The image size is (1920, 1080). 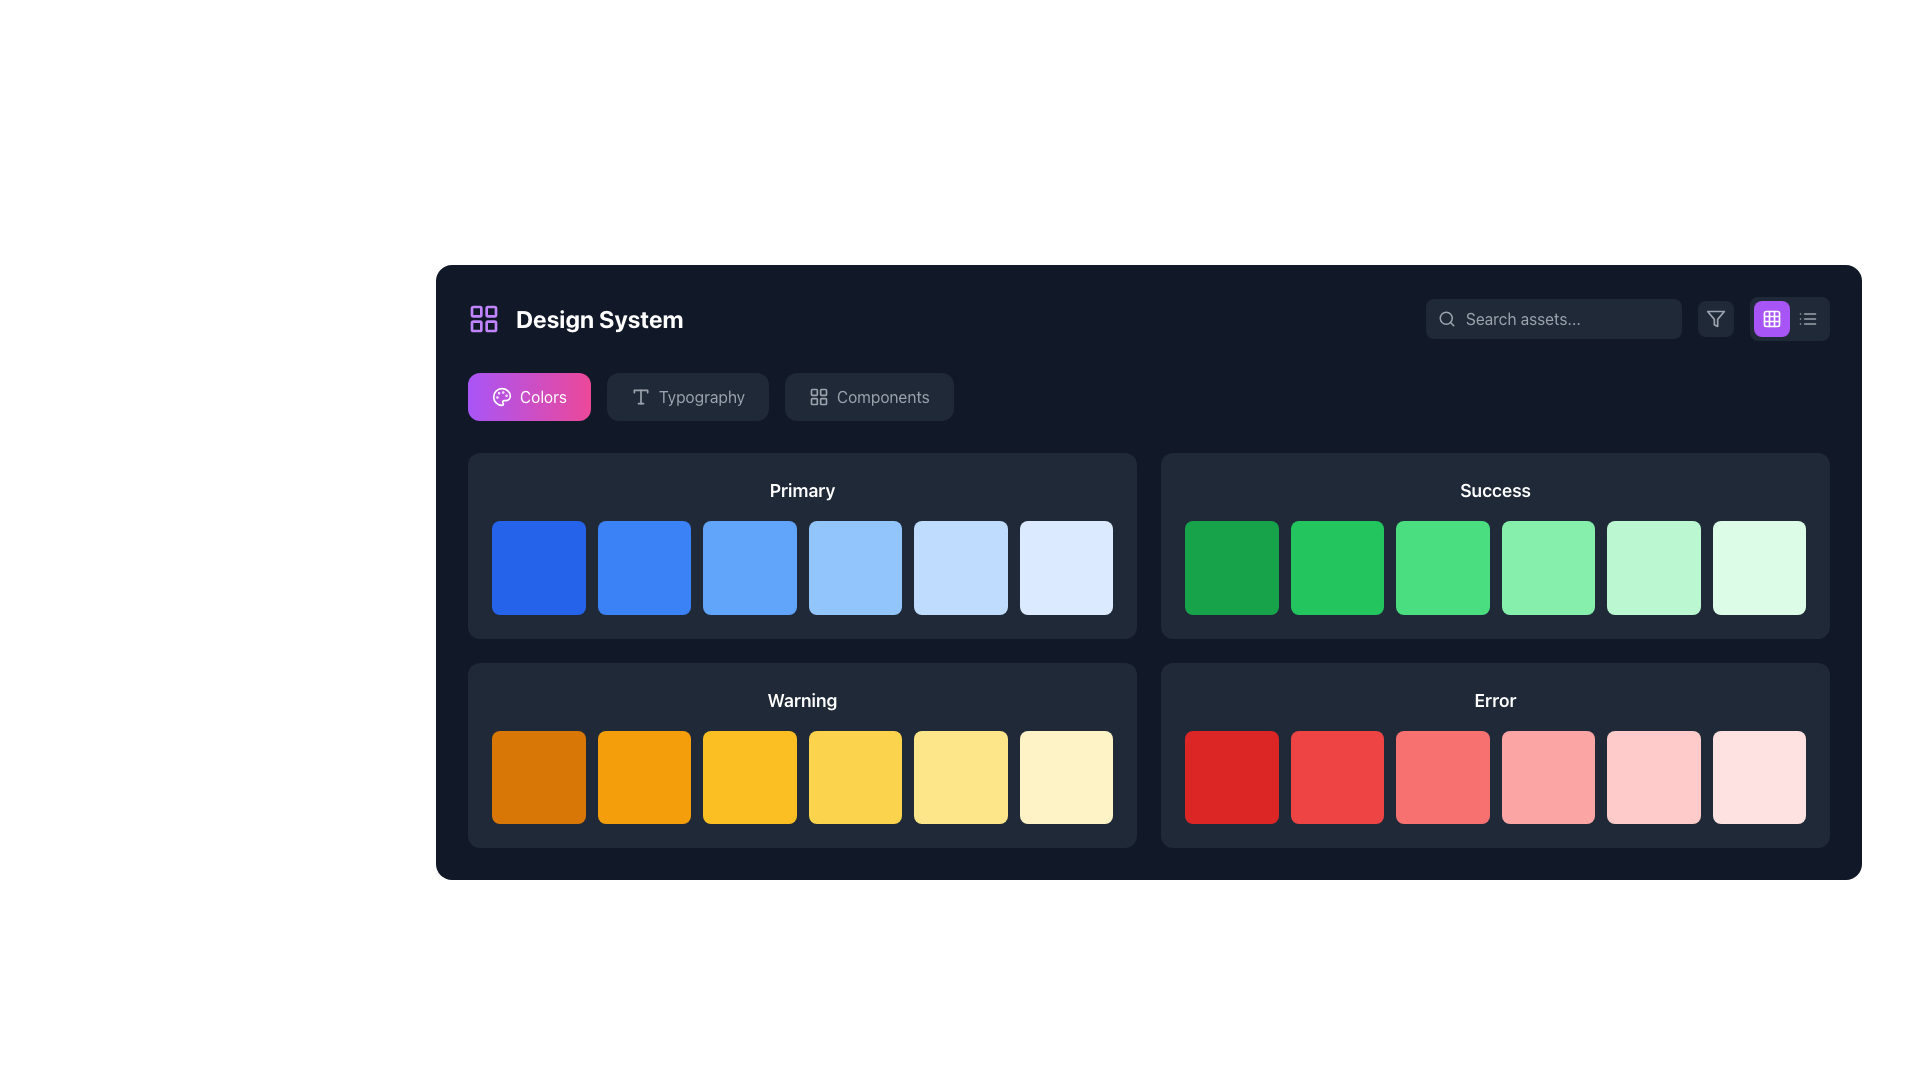 What do you see at coordinates (1758, 567) in the screenshot?
I see `the sixth interactive tile in the 'Success' row, which is a square tile with rounded corners and a light green shade` at bounding box center [1758, 567].